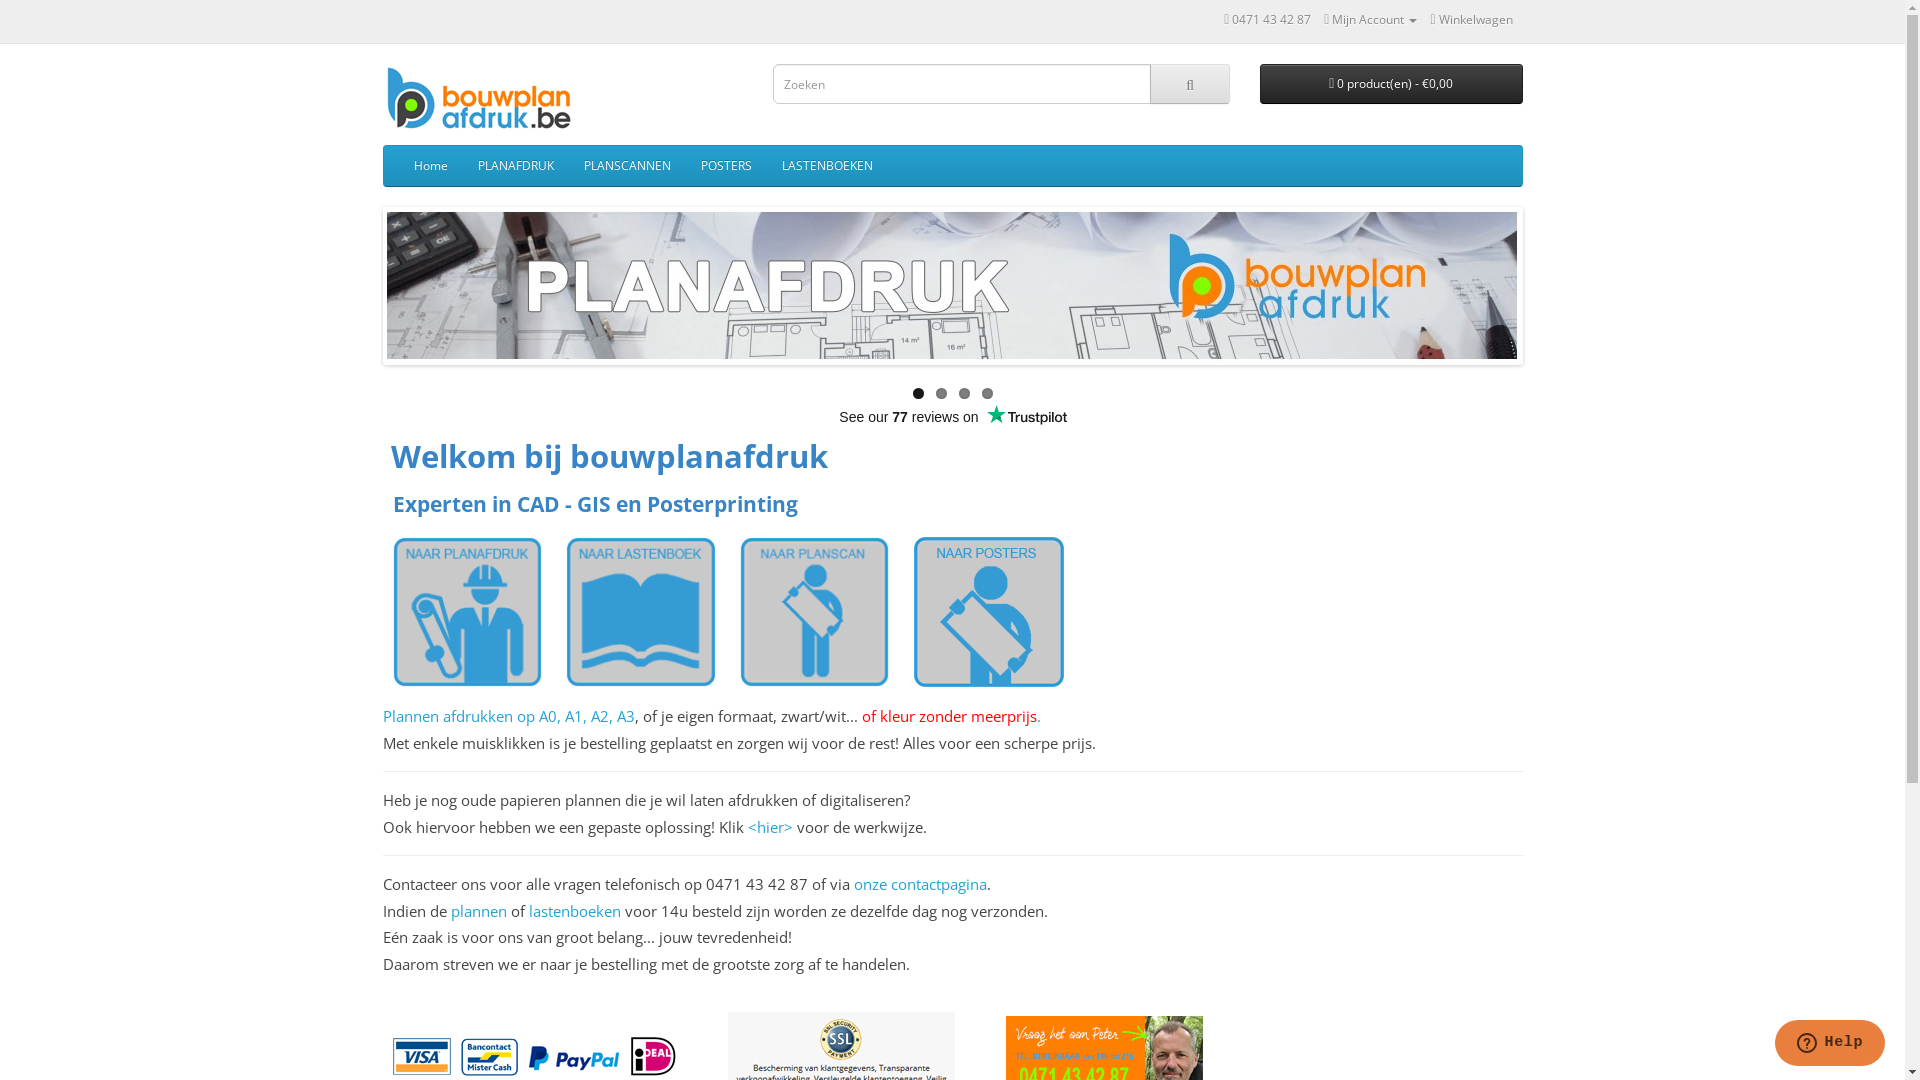  What do you see at coordinates (573, 910) in the screenshot?
I see `'lastenboeken'` at bounding box center [573, 910].